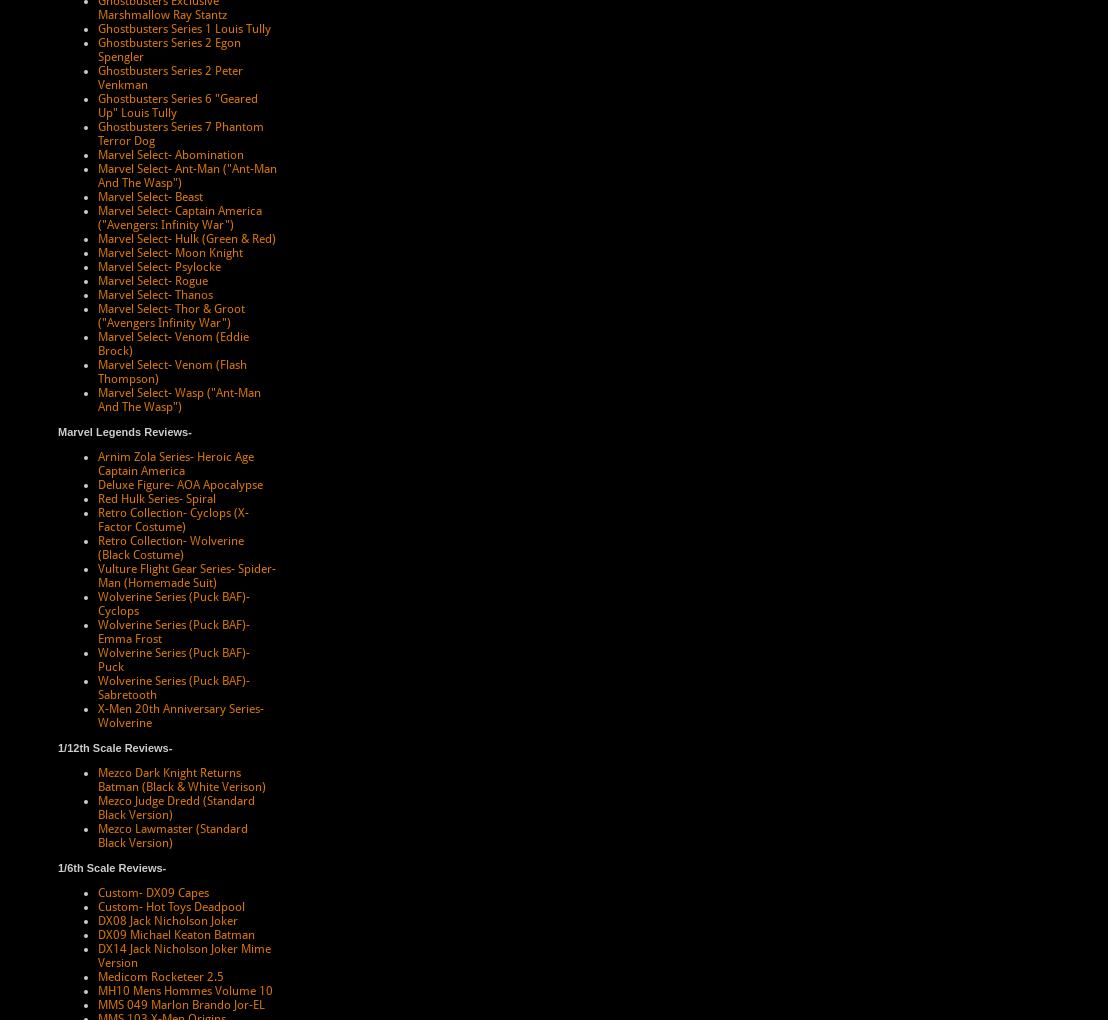 The image size is (1108, 1020). Describe the element at coordinates (97, 78) in the screenshot. I see `'Ghostbusters Series 2 Peter Venkman'` at that location.